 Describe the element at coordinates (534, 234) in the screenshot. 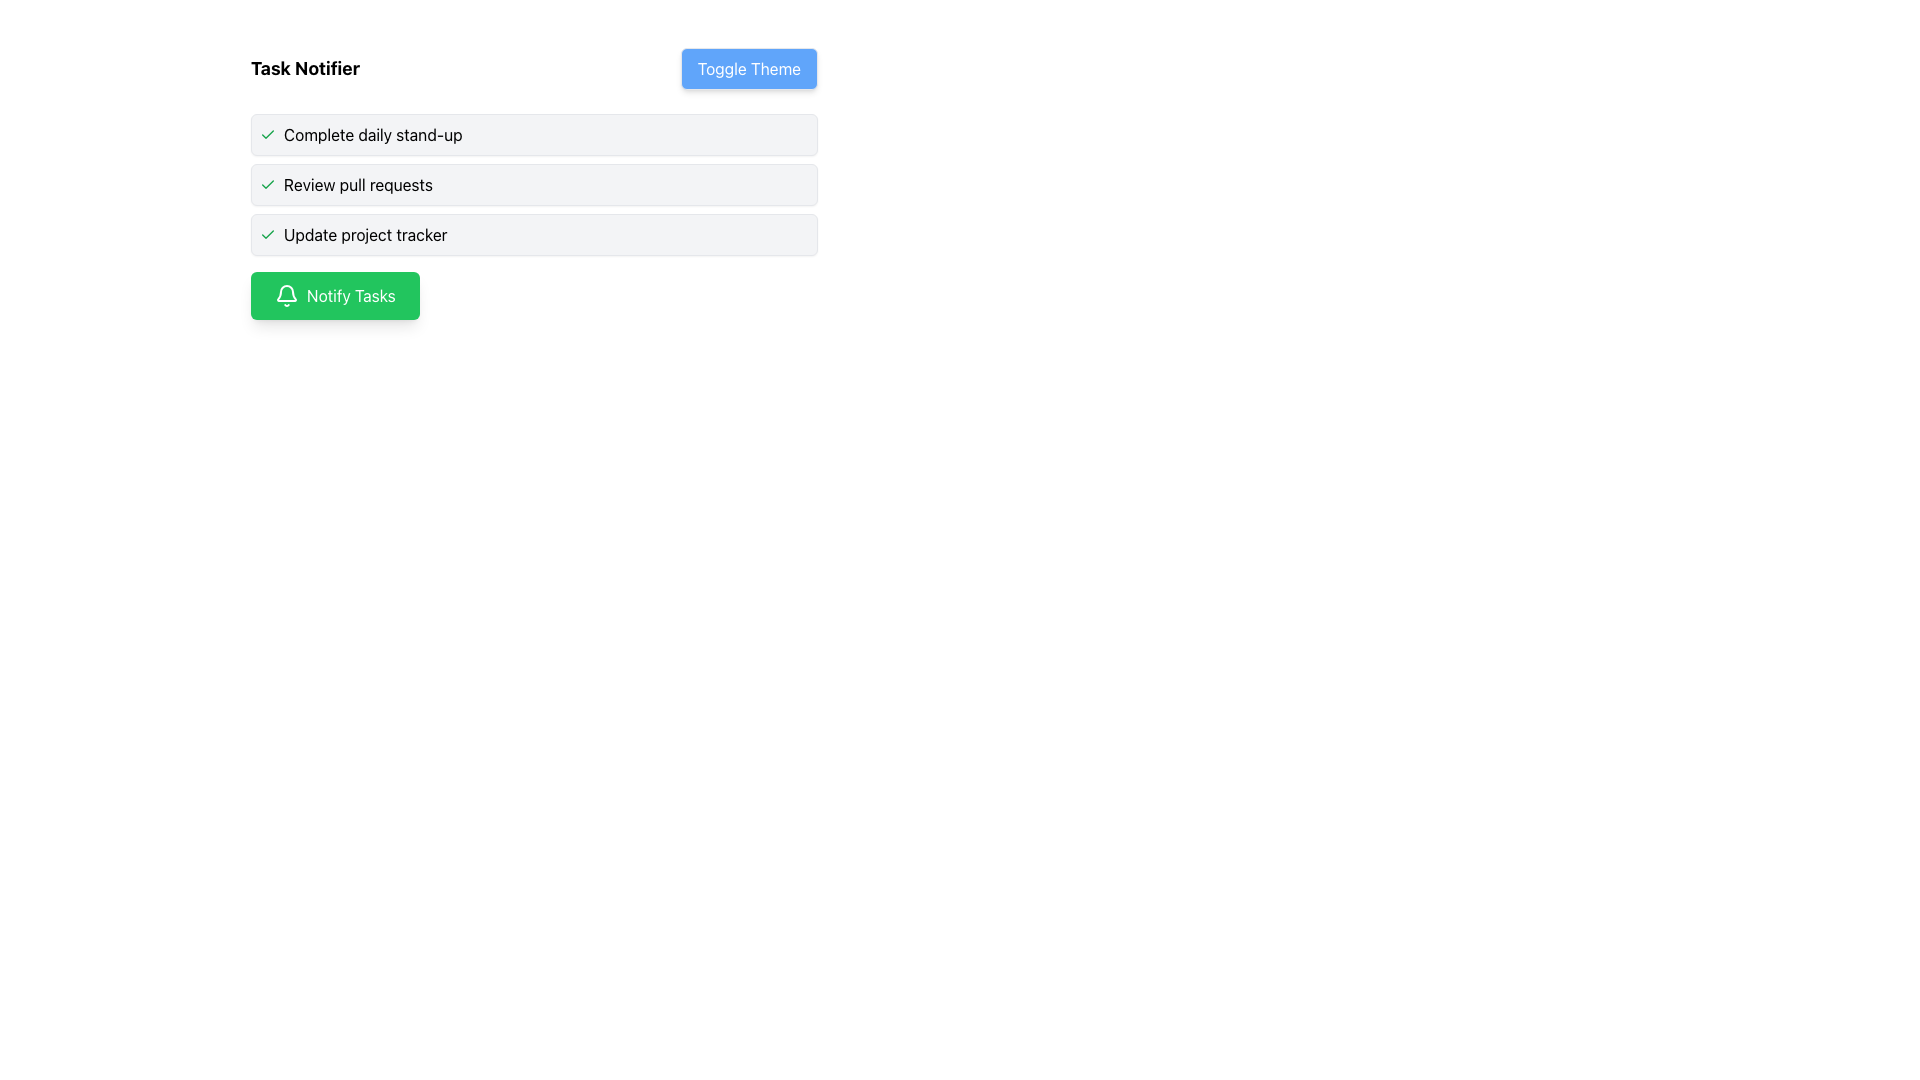

I see `the third list item under the 'Task Notifier' heading, which contains a green checkmark icon and the text 'Update project tracker', using assistive technologies` at that location.